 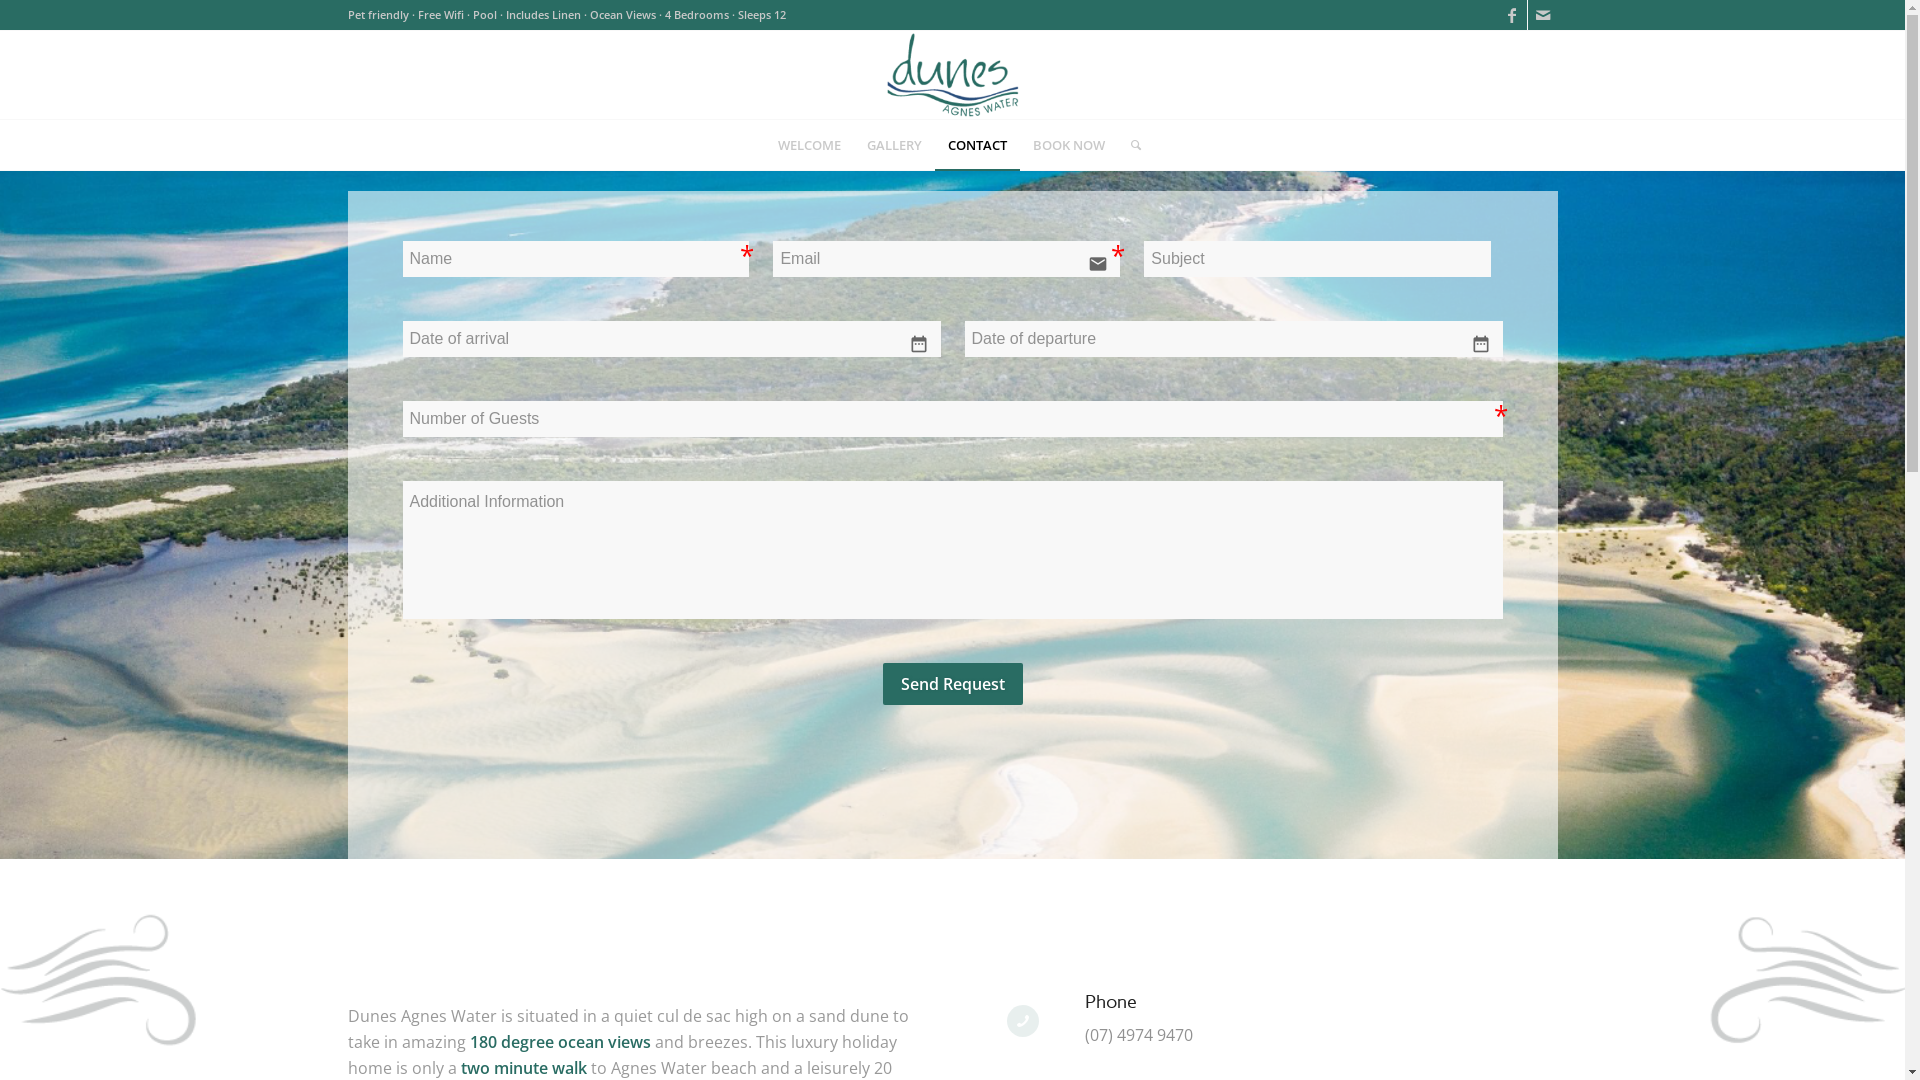 I want to click on 'WELCOME', so click(x=808, y=144).